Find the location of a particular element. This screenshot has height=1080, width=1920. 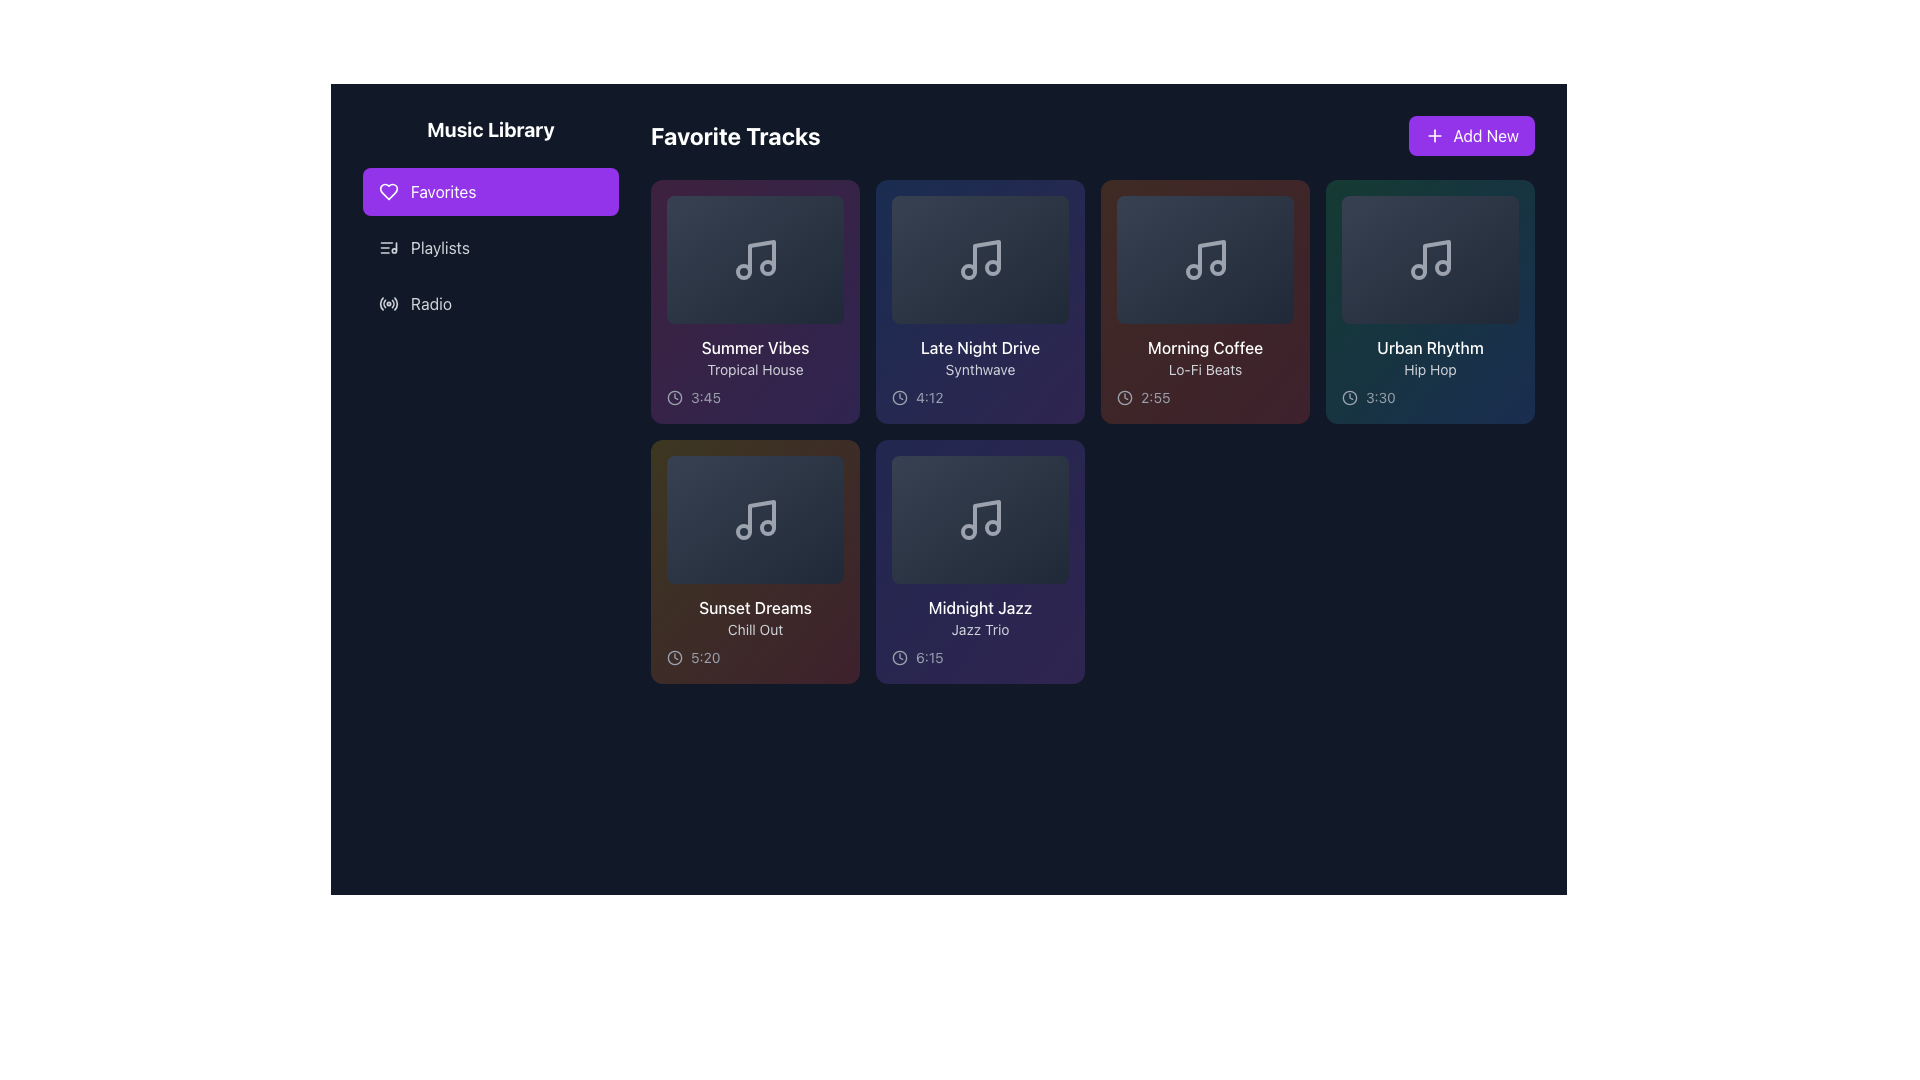

text from the genre label indicating the genre 'Synthwave' located within the 'Late Night Drive' card in the 'Favorite Tracks' section, positioned below the title and above the duration text '4:12' is located at coordinates (980, 370).